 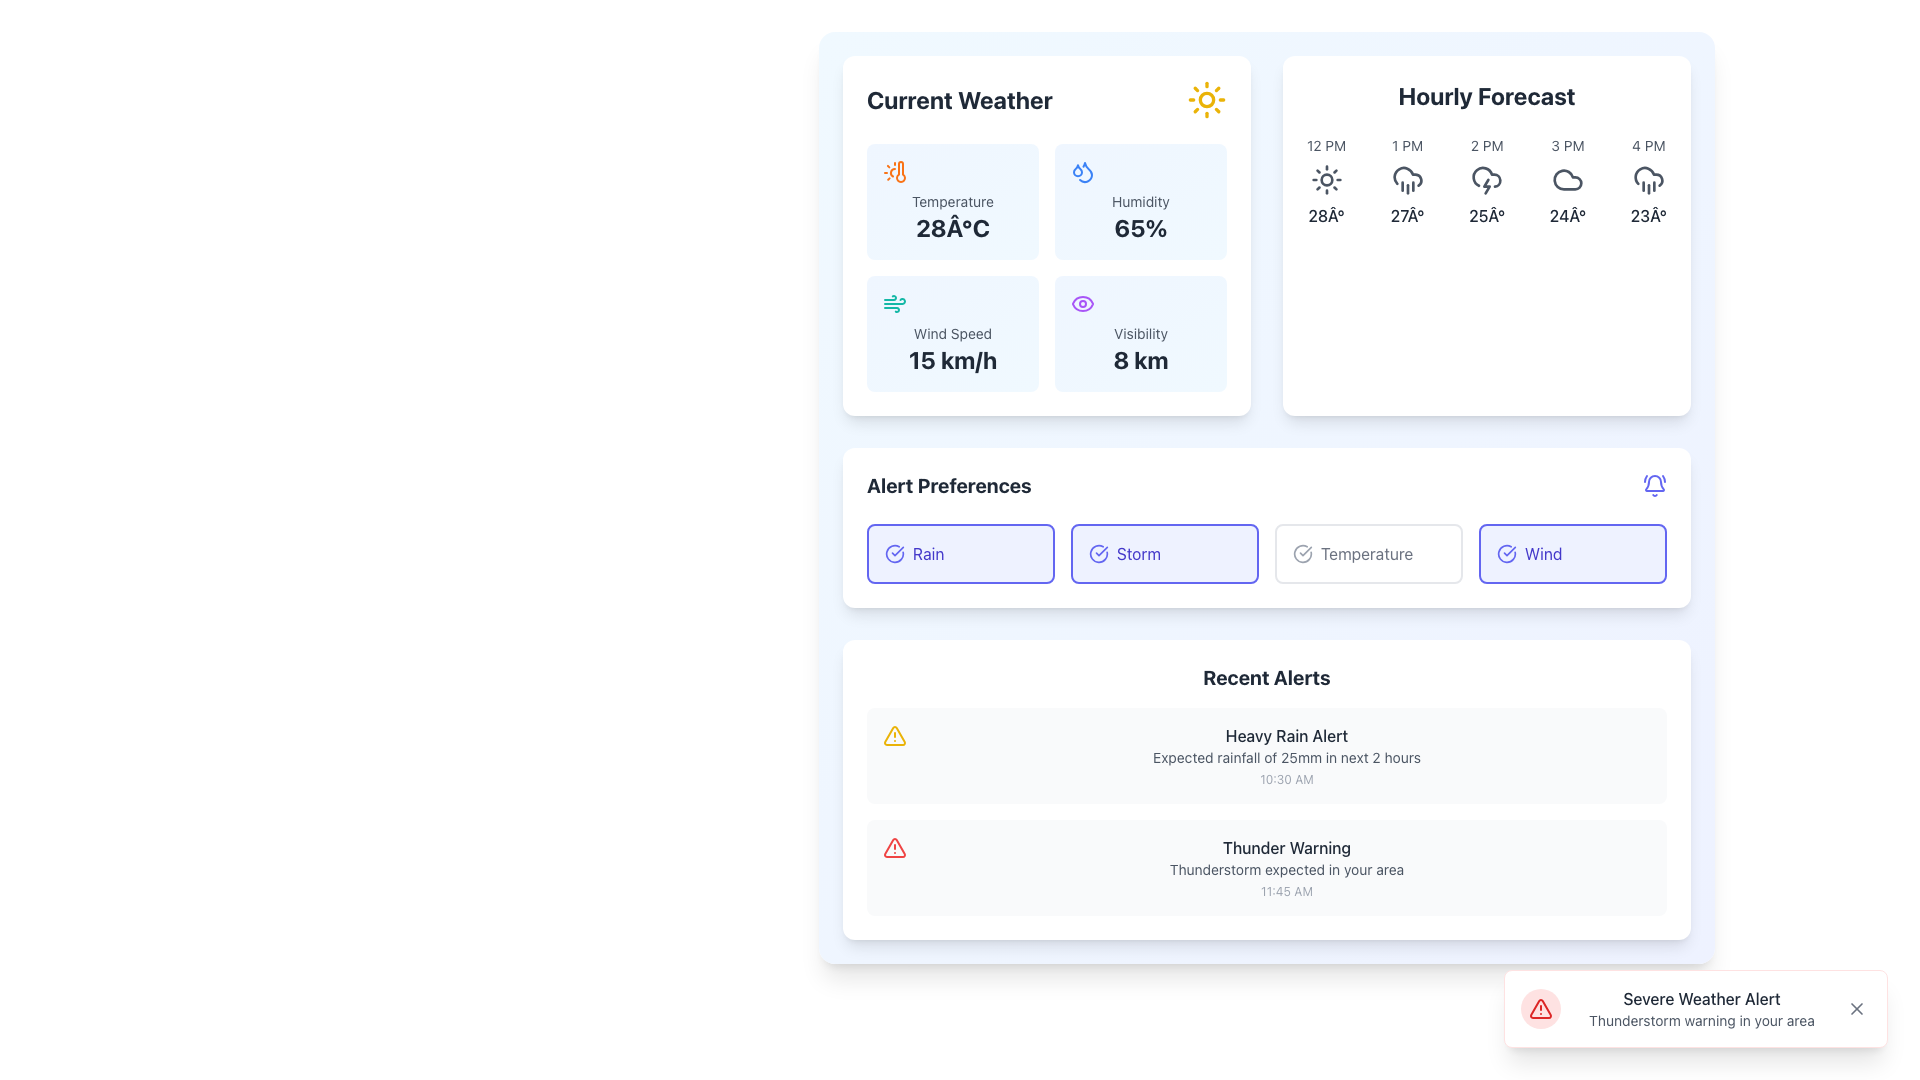 What do you see at coordinates (952, 333) in the screenshot?
I see `the 'Wind Speed' text label, which is styled with a small font size and gray color, located within a weather information card` at bounding box center [952, 333].